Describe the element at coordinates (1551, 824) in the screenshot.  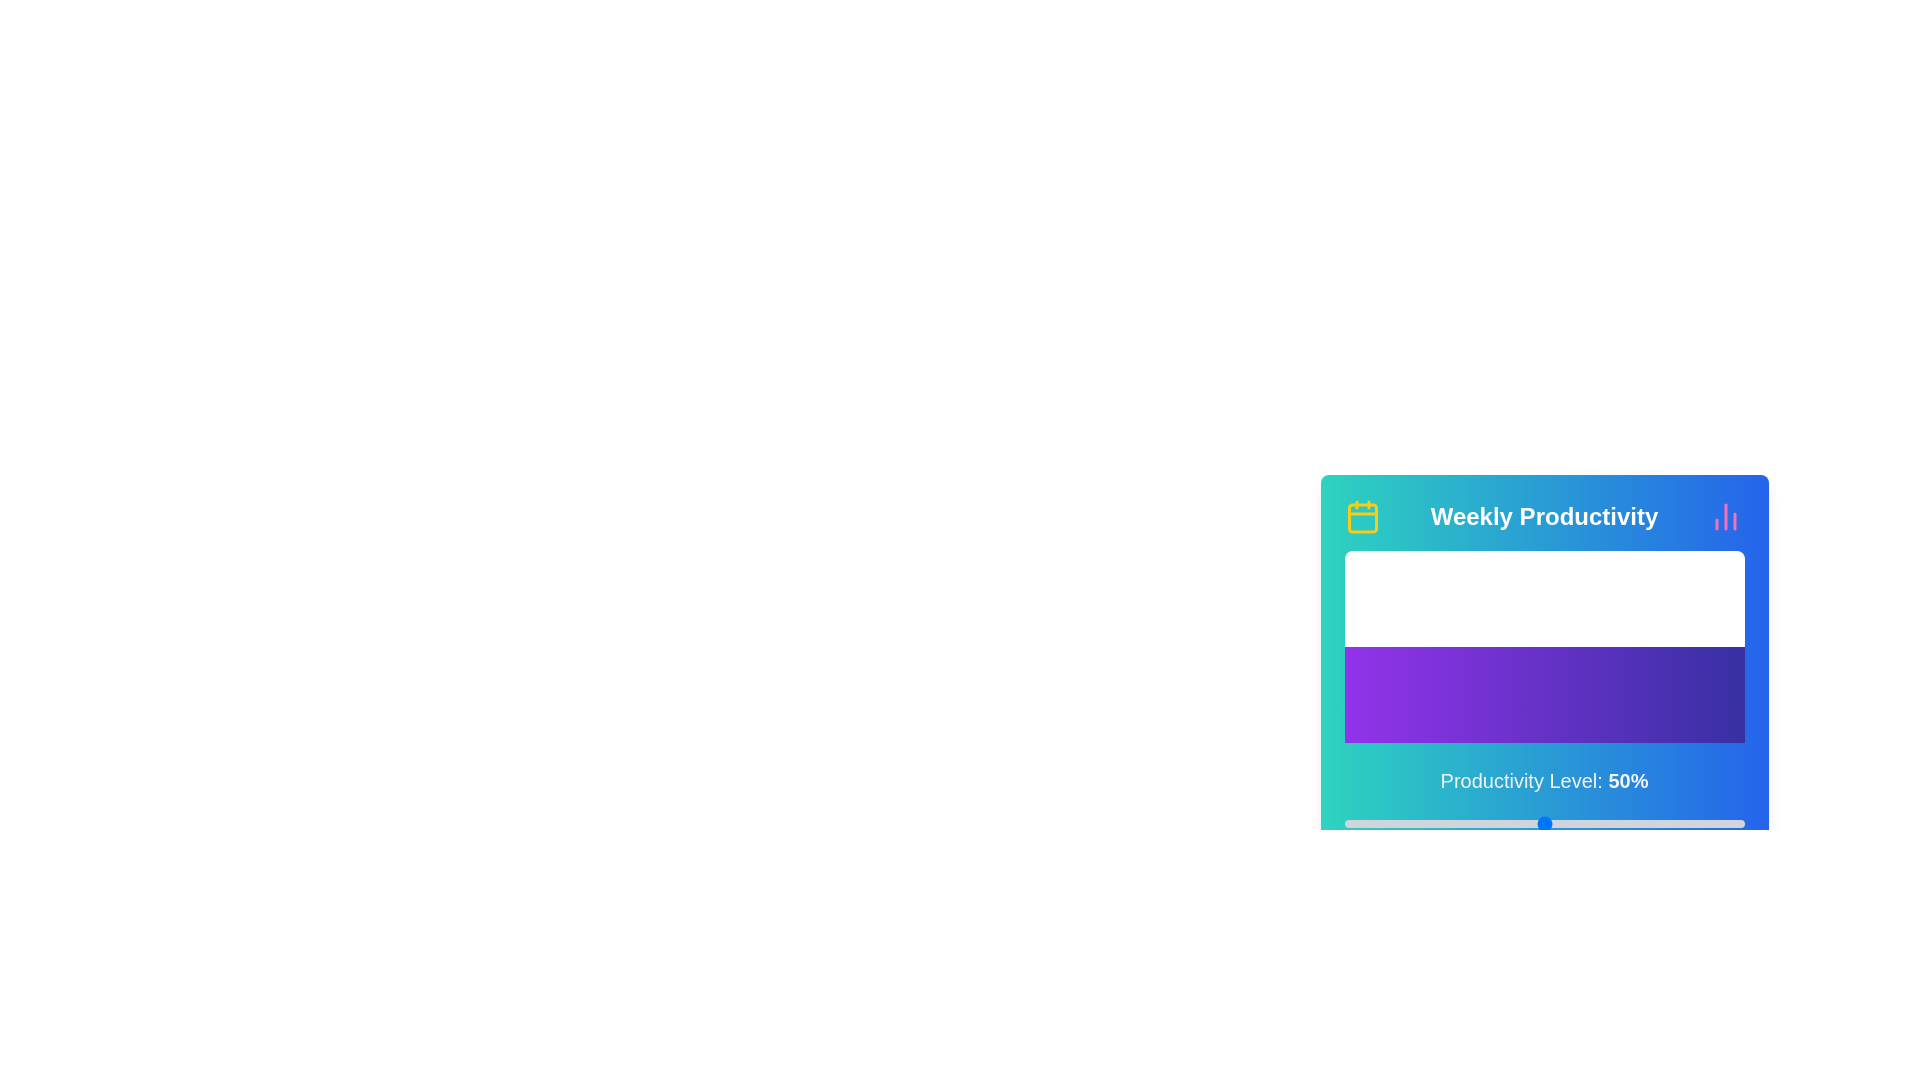
I see `the slider to set the productivity level to 52% and observe the visual representation update` at that location.